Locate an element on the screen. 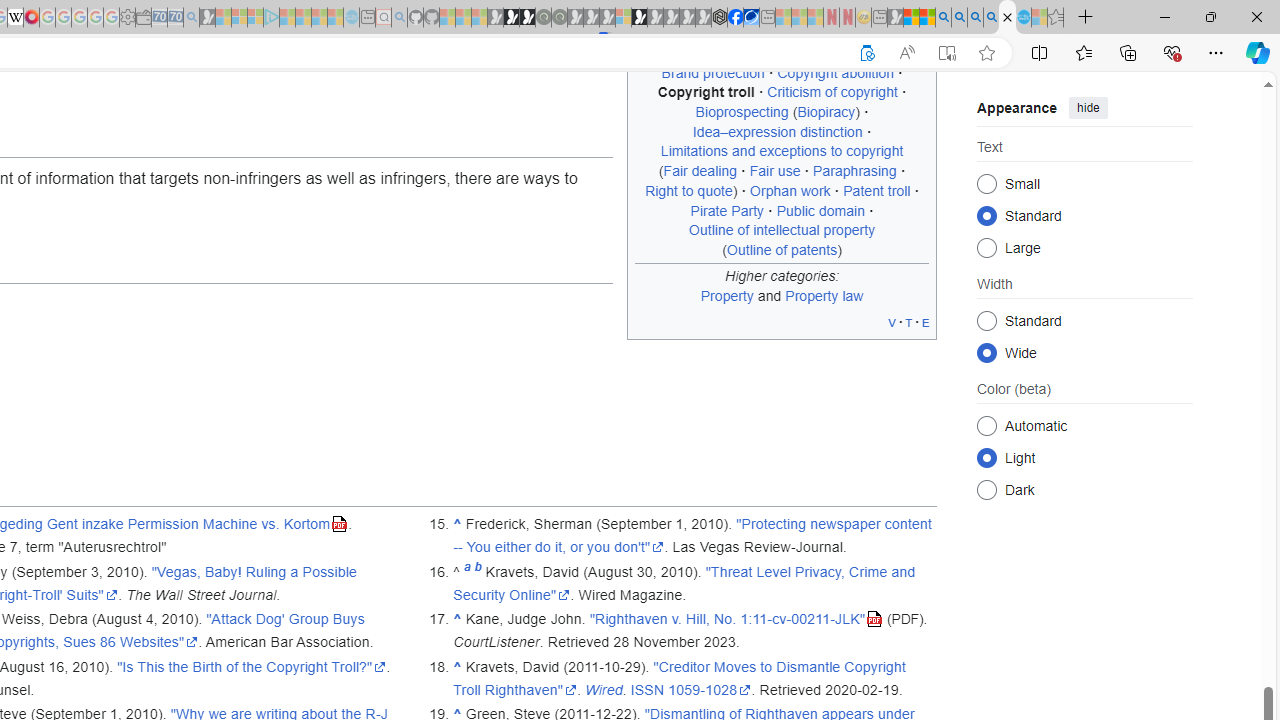 Image resolution: width=1280 pixels, height=720 pixels. '2009 Bing officially replaced Live Search on June 3 - Search' is located at coordinates (958, 17).